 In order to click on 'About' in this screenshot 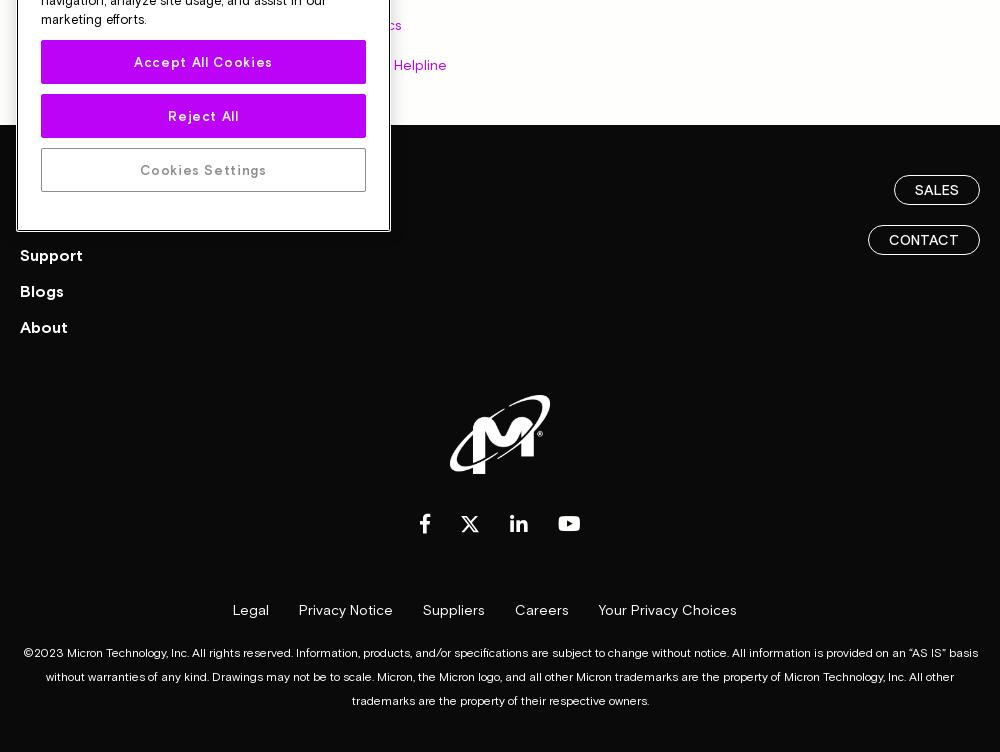, I will do `click(44, 324)`.